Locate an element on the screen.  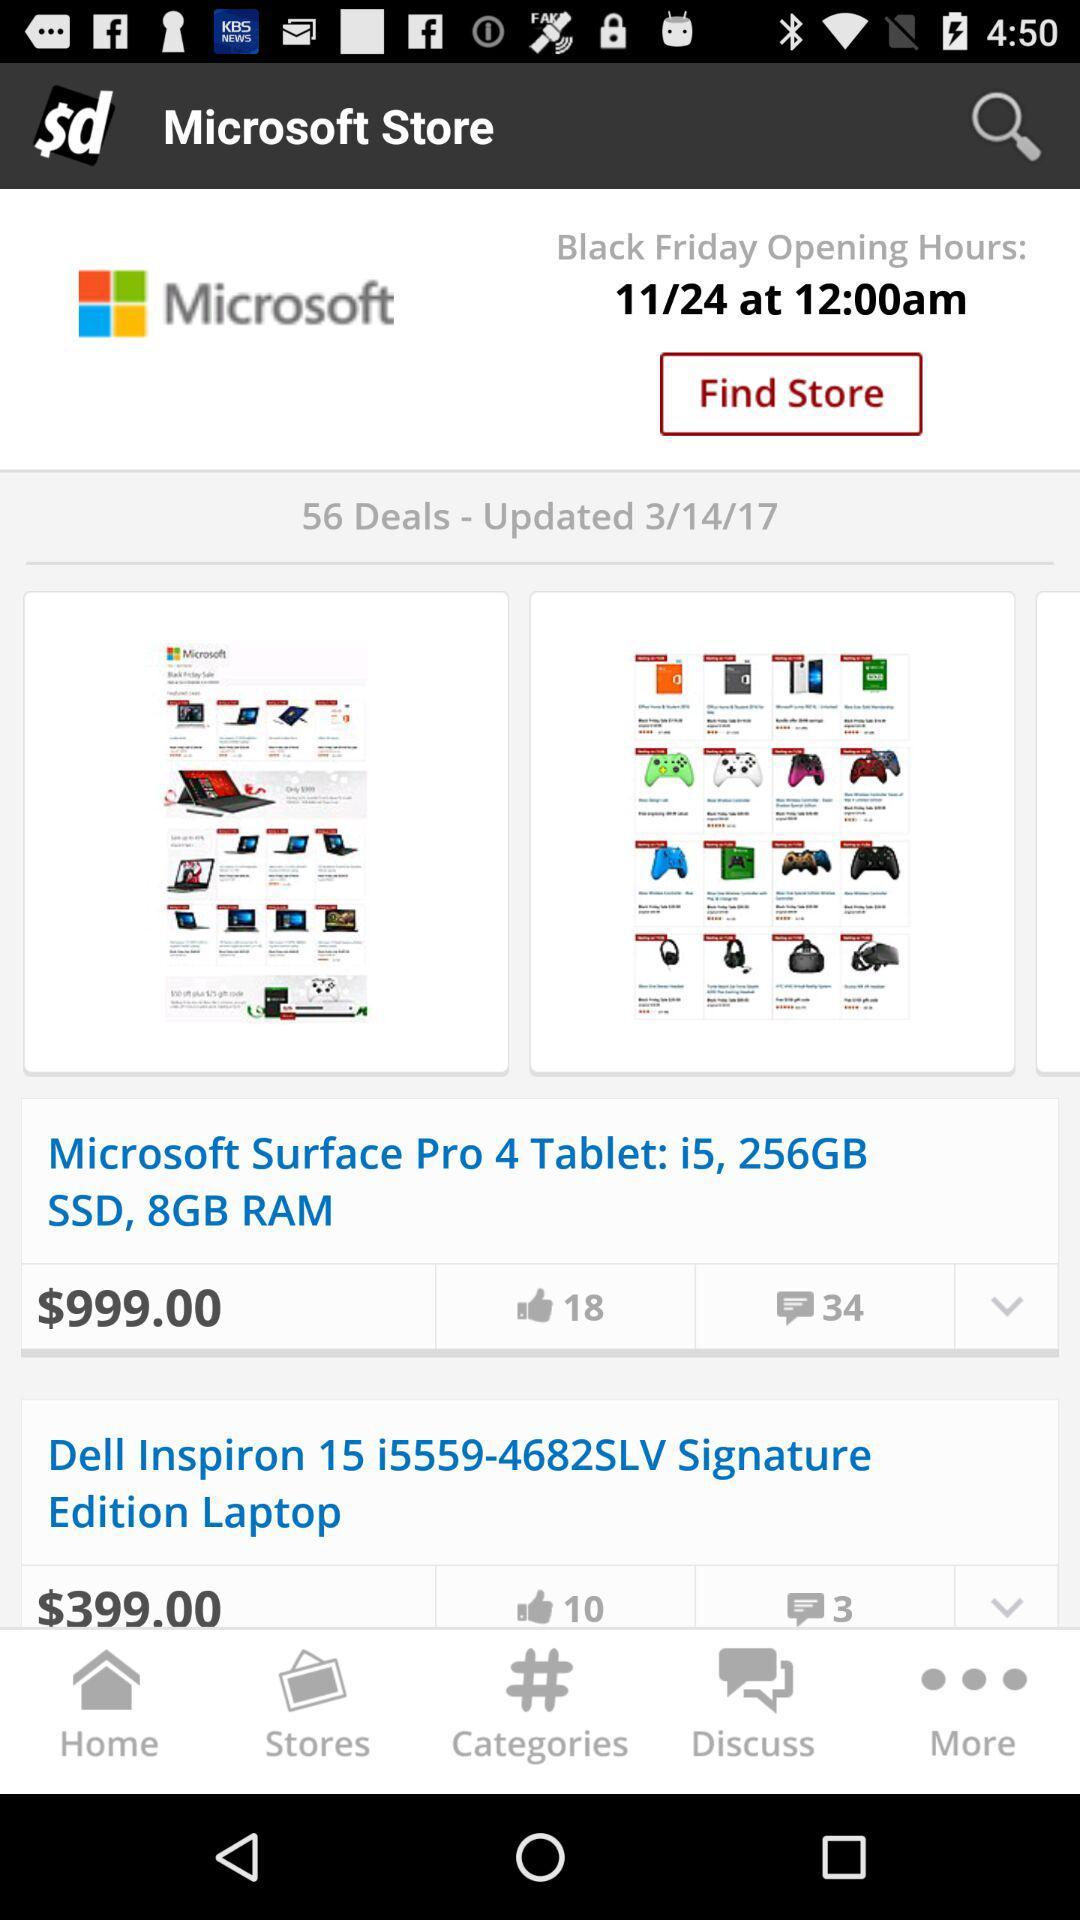
the more icon is located at coordinates (970, 1836).